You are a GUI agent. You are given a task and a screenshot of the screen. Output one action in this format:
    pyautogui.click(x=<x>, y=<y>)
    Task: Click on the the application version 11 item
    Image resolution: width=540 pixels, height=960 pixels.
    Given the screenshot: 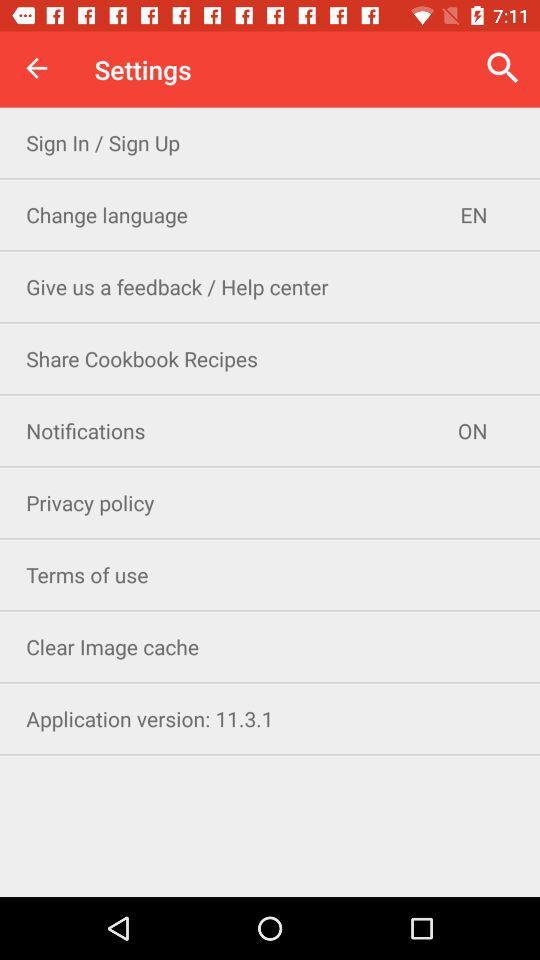 What is the action you would take?
    pyautogui.click(x=270, y=718)
    